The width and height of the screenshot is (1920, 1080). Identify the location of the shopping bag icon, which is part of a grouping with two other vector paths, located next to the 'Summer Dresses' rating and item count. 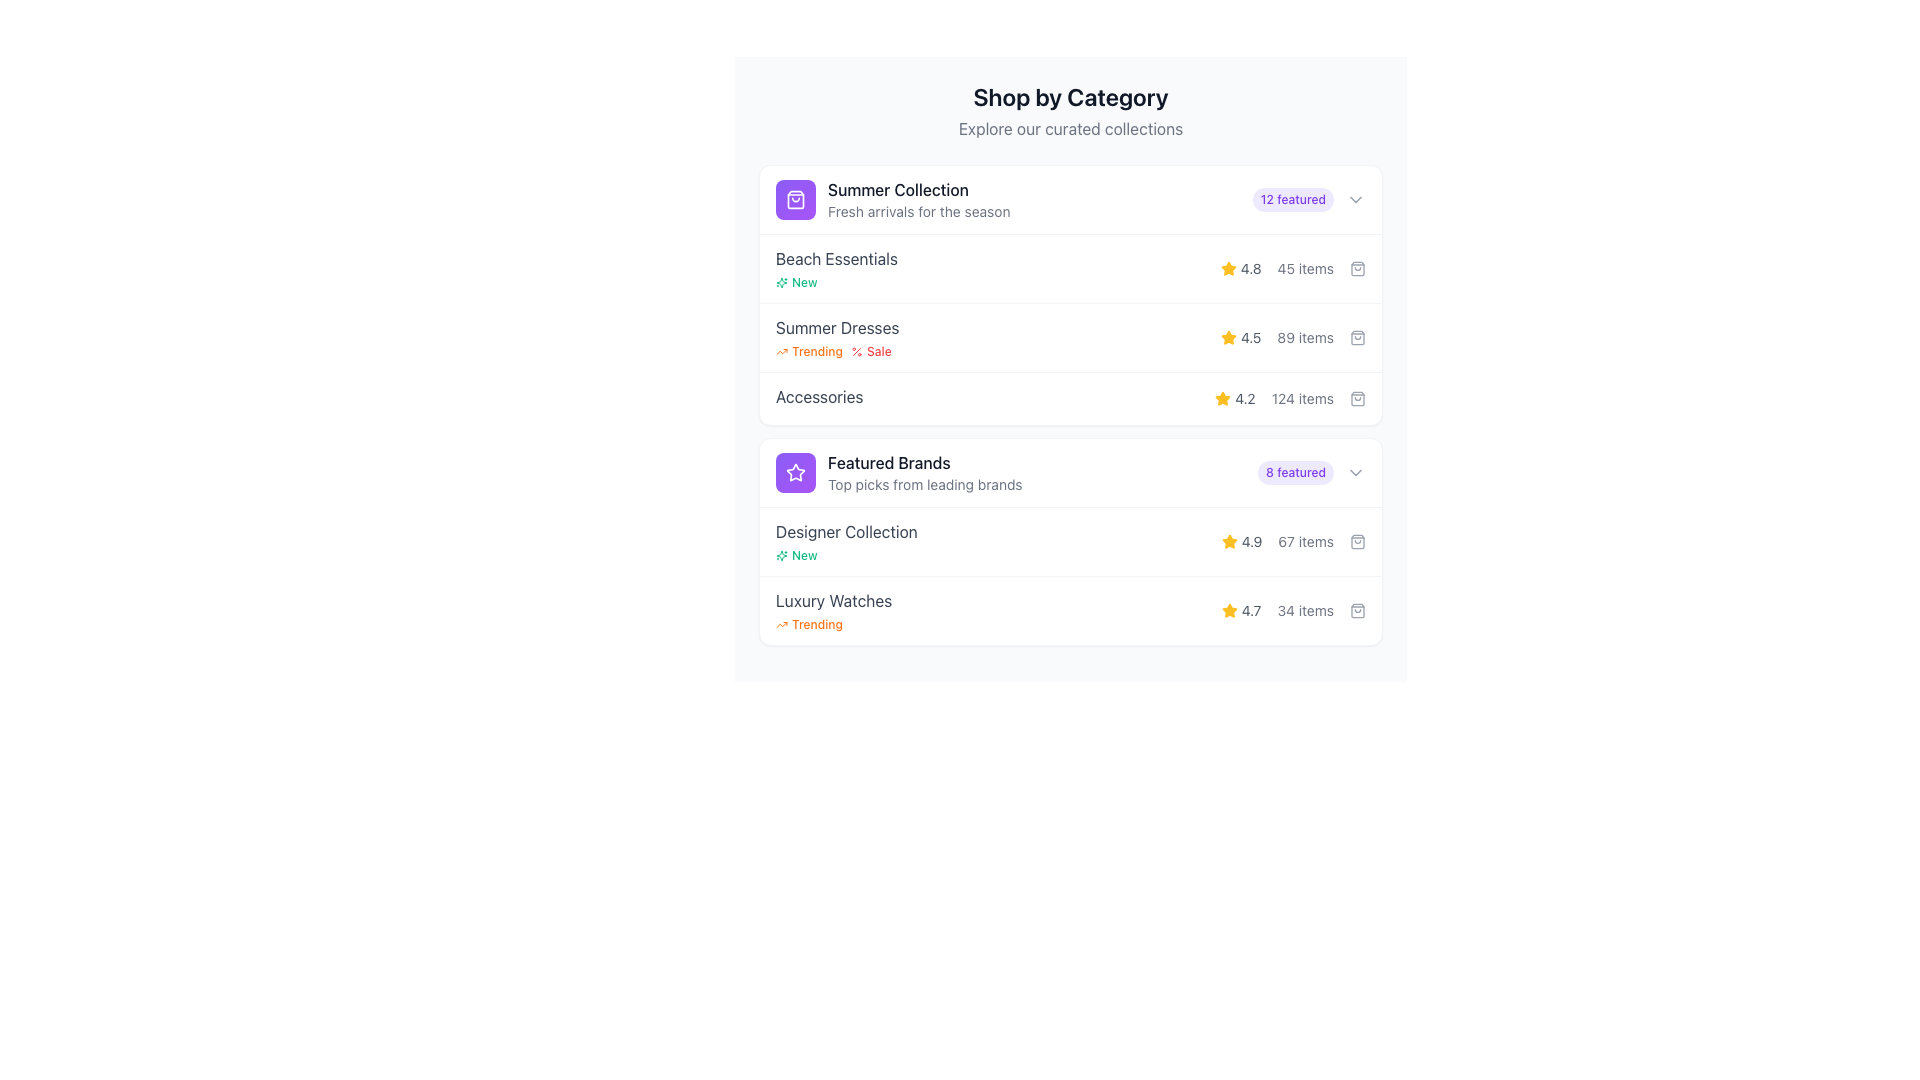
(1358, 337).